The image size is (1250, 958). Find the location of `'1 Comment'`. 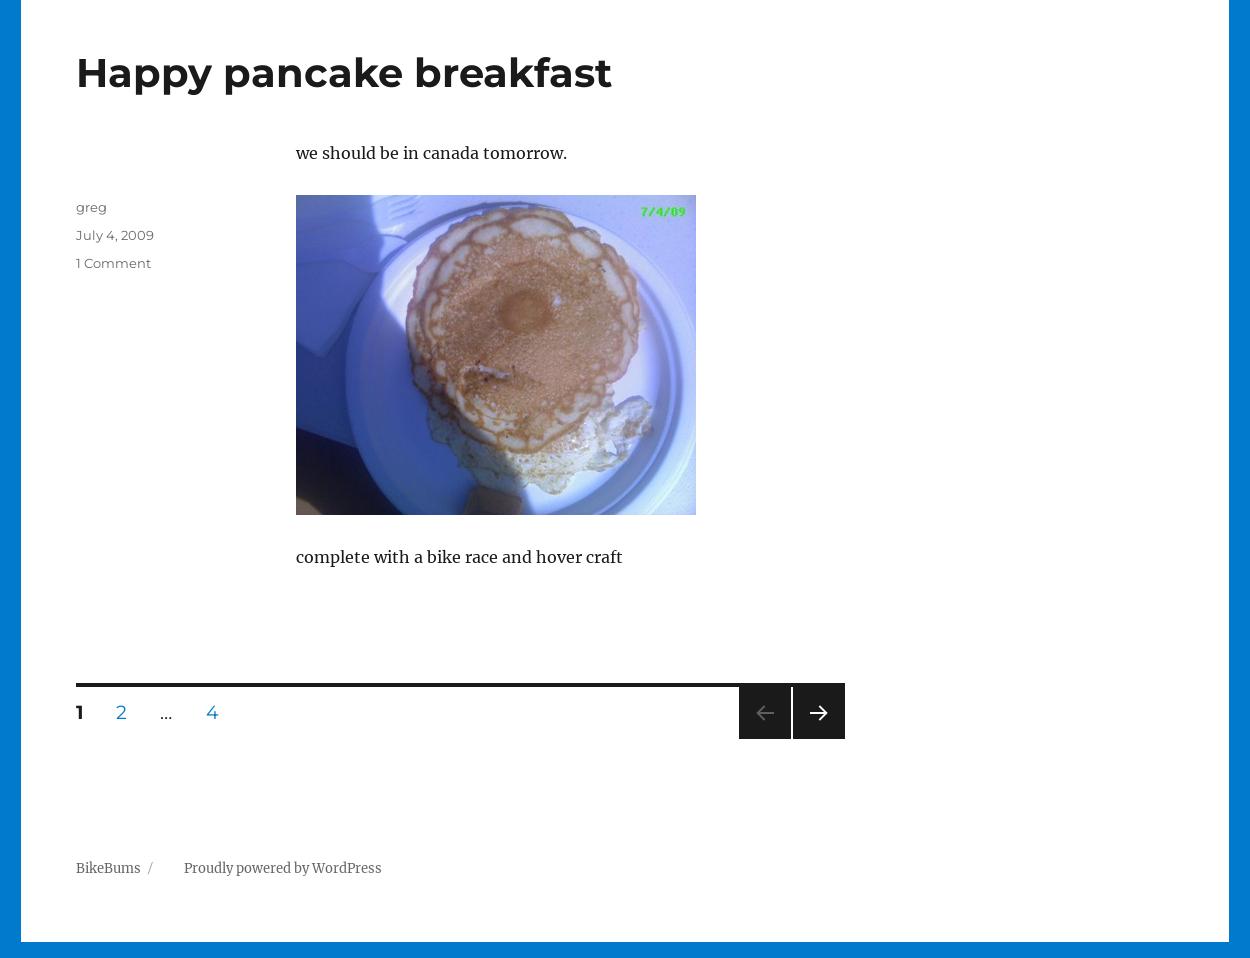

'1 Comment' is located at coordinates (111, 262).